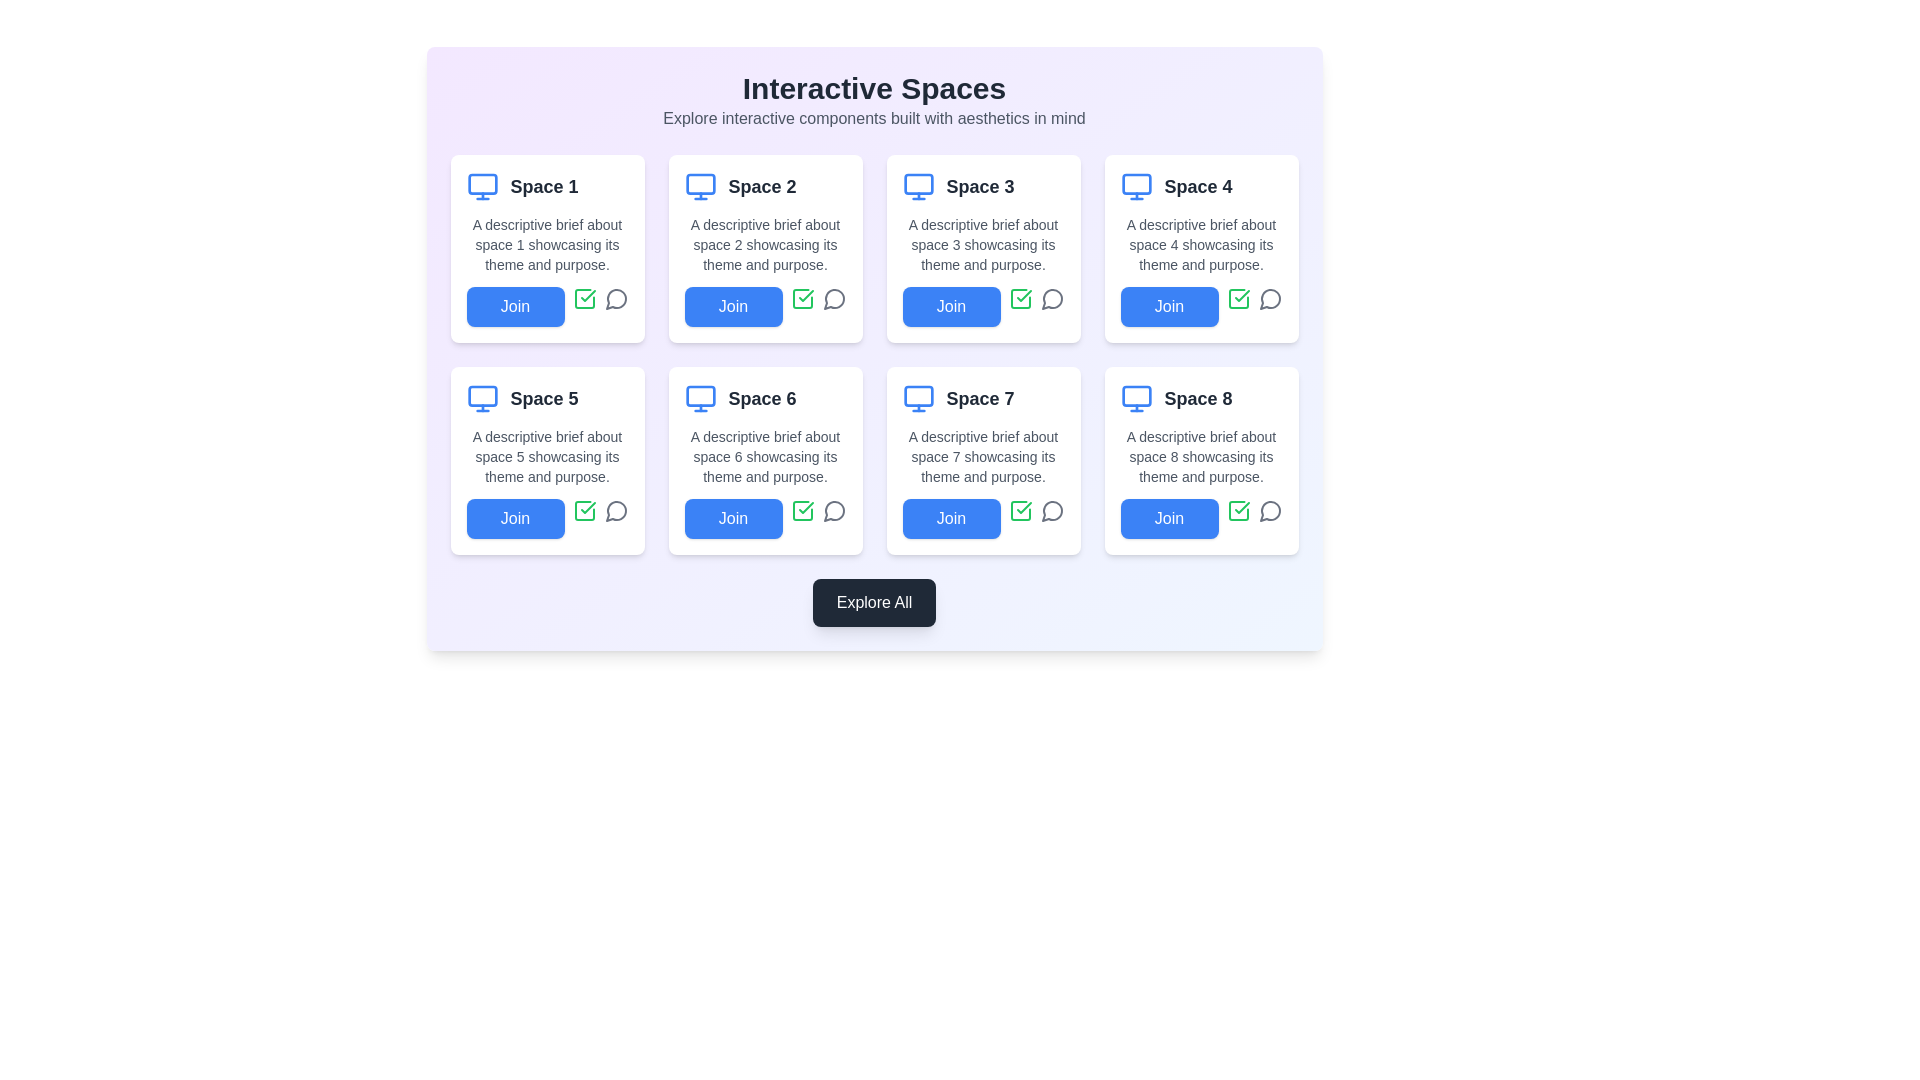 The height and width of the screenshot is (1080, 1920). Describe the element at coordinates (1050, 299) in the screenshot. I see `the comments icon located in the bottom right corner of the 'Space 3' card` at that location.